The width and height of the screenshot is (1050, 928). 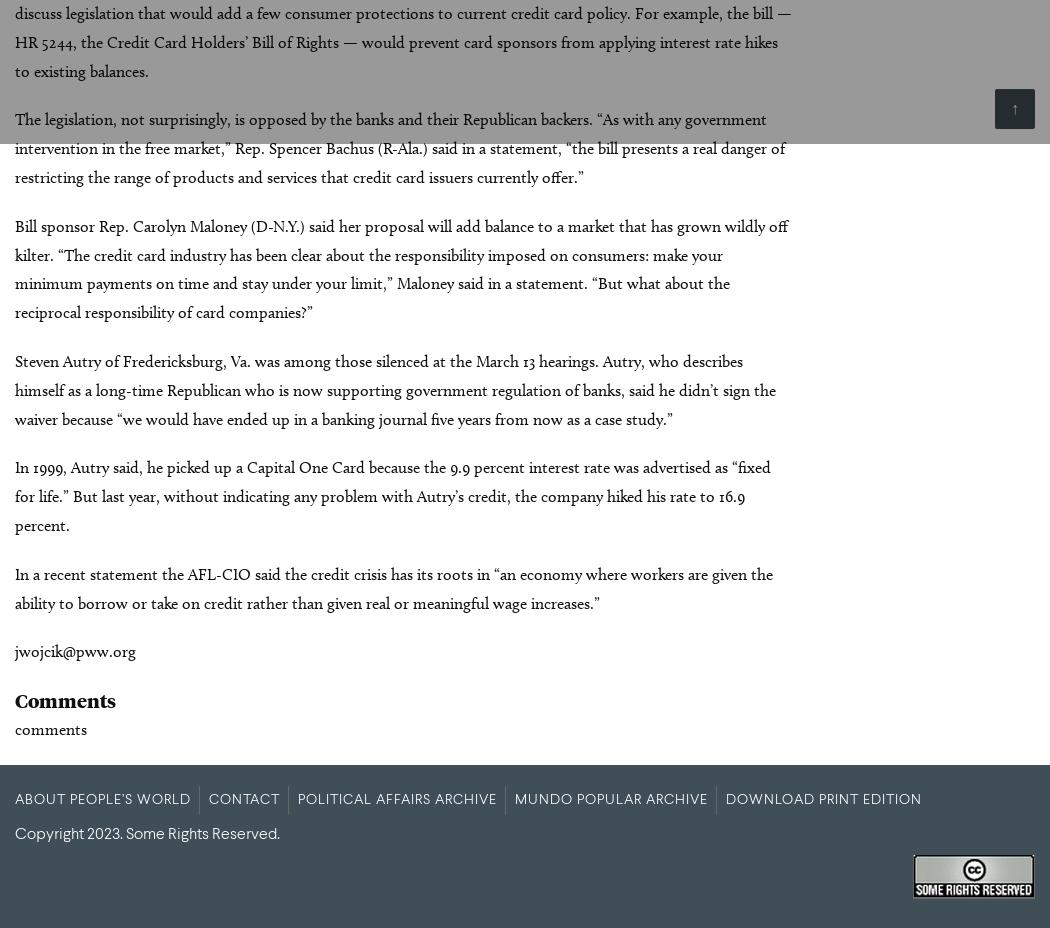 I want to click on 'Mundo Popular Archive', so click(x=611, y=798).